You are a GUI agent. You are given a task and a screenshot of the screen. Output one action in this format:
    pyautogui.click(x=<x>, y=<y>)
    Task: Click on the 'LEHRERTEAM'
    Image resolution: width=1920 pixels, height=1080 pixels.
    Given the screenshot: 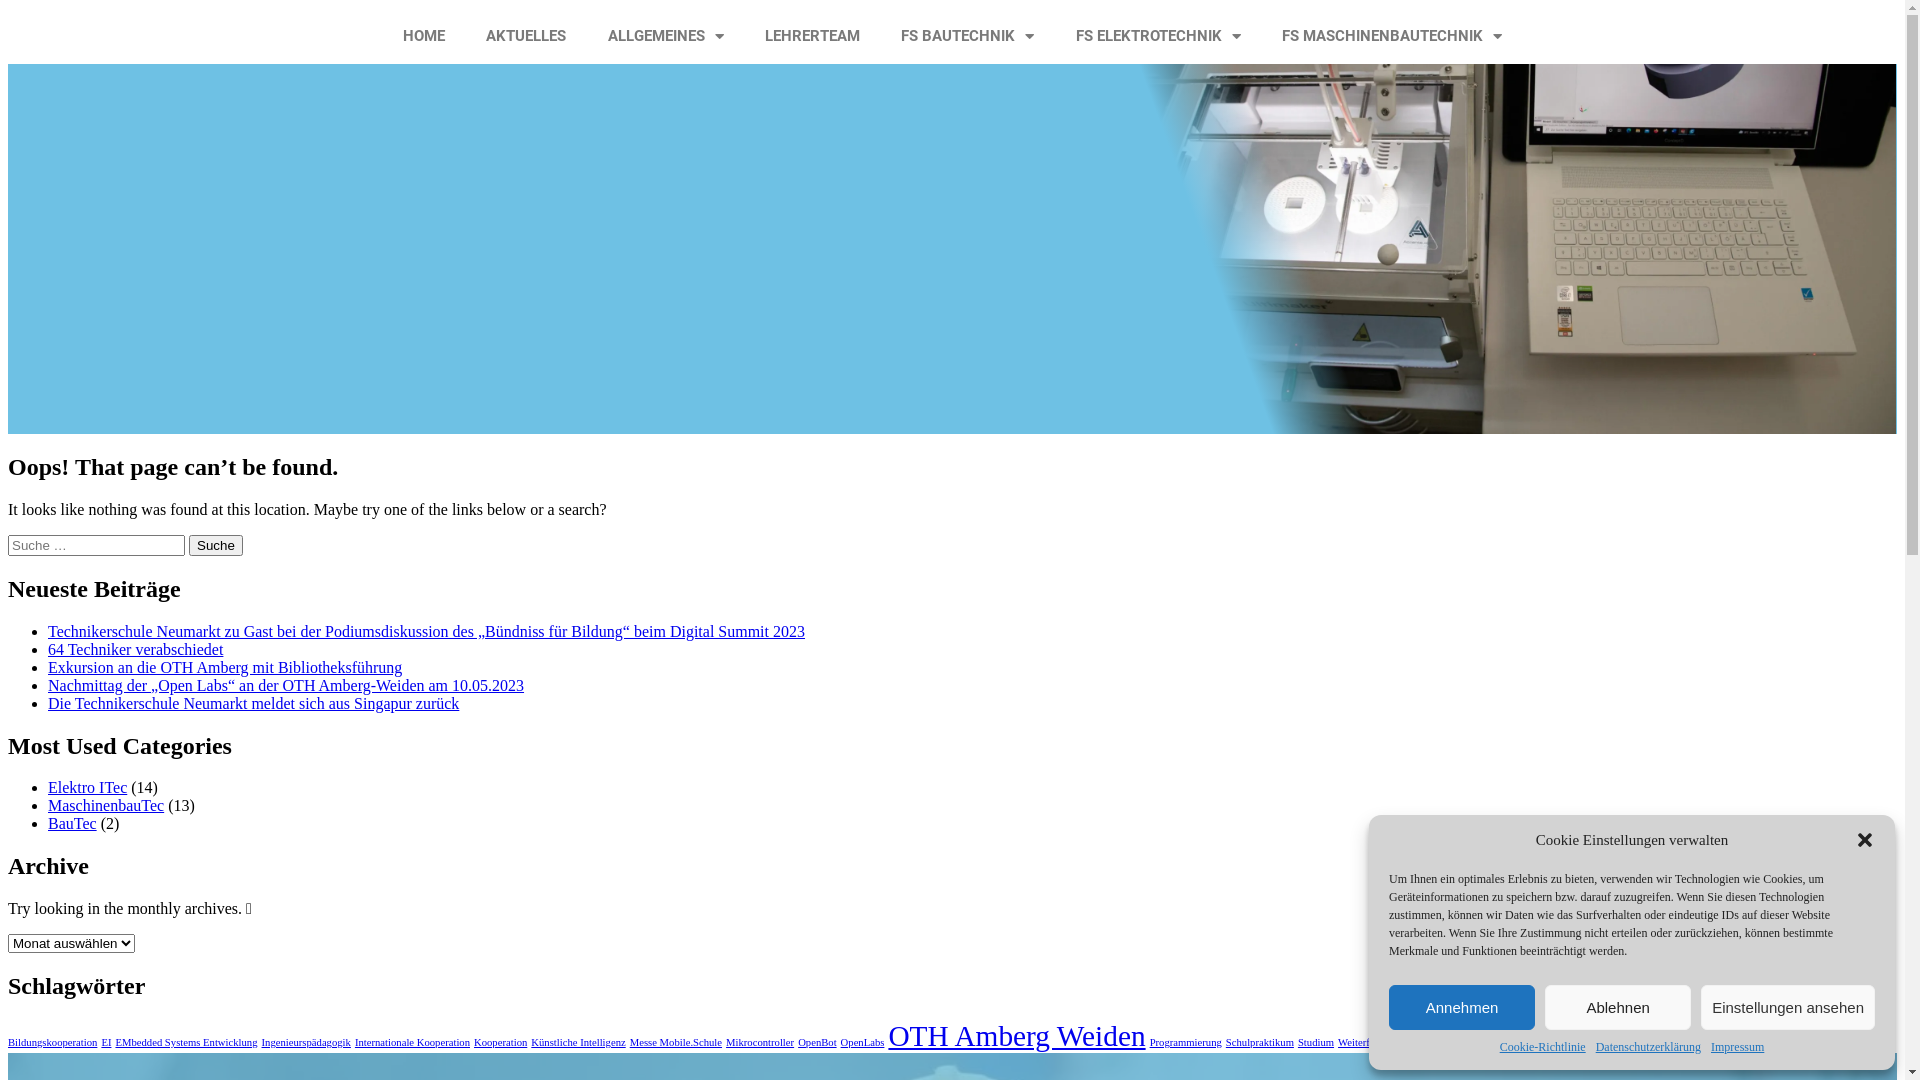 What is the action you would take?
    pyautogui.click(x=811, y=35)
    